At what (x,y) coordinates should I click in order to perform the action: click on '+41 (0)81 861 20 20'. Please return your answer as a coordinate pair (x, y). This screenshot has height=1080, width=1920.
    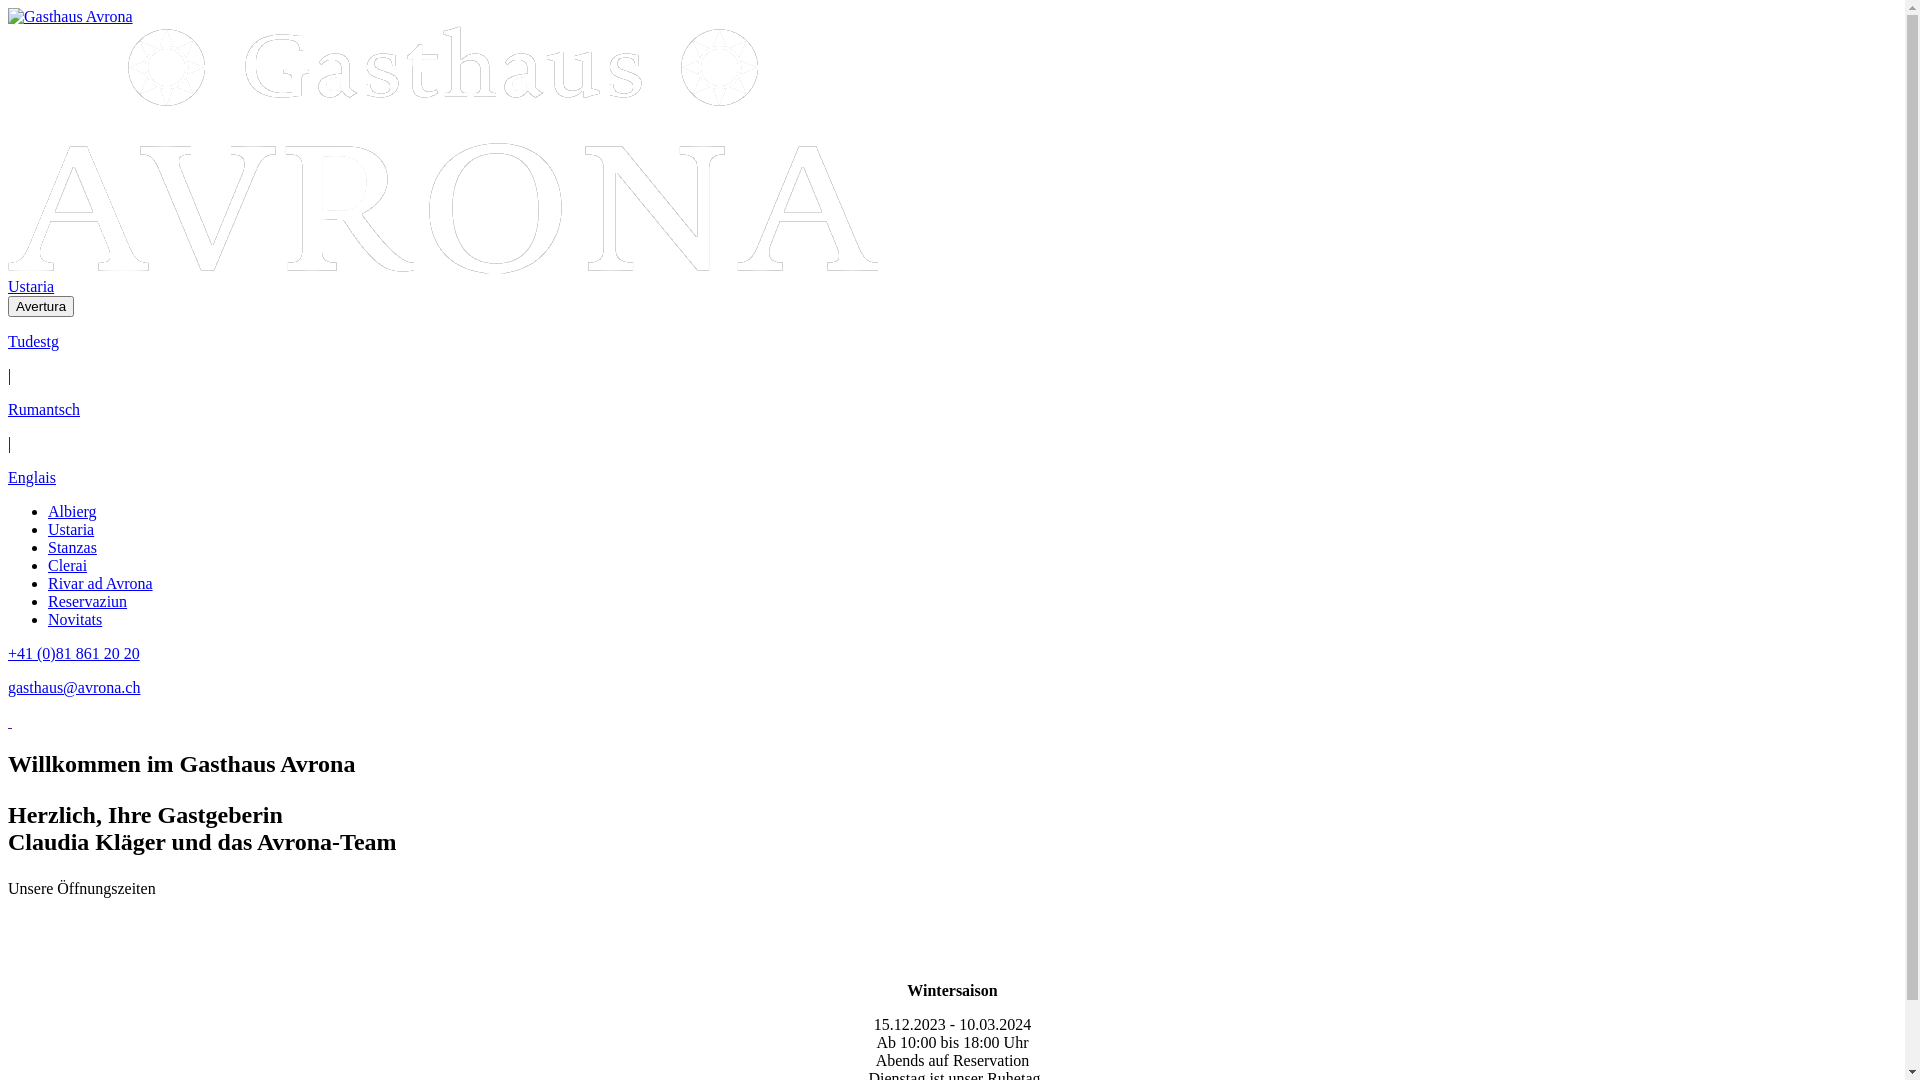
    Looking at the image, I should click on (73, 653).